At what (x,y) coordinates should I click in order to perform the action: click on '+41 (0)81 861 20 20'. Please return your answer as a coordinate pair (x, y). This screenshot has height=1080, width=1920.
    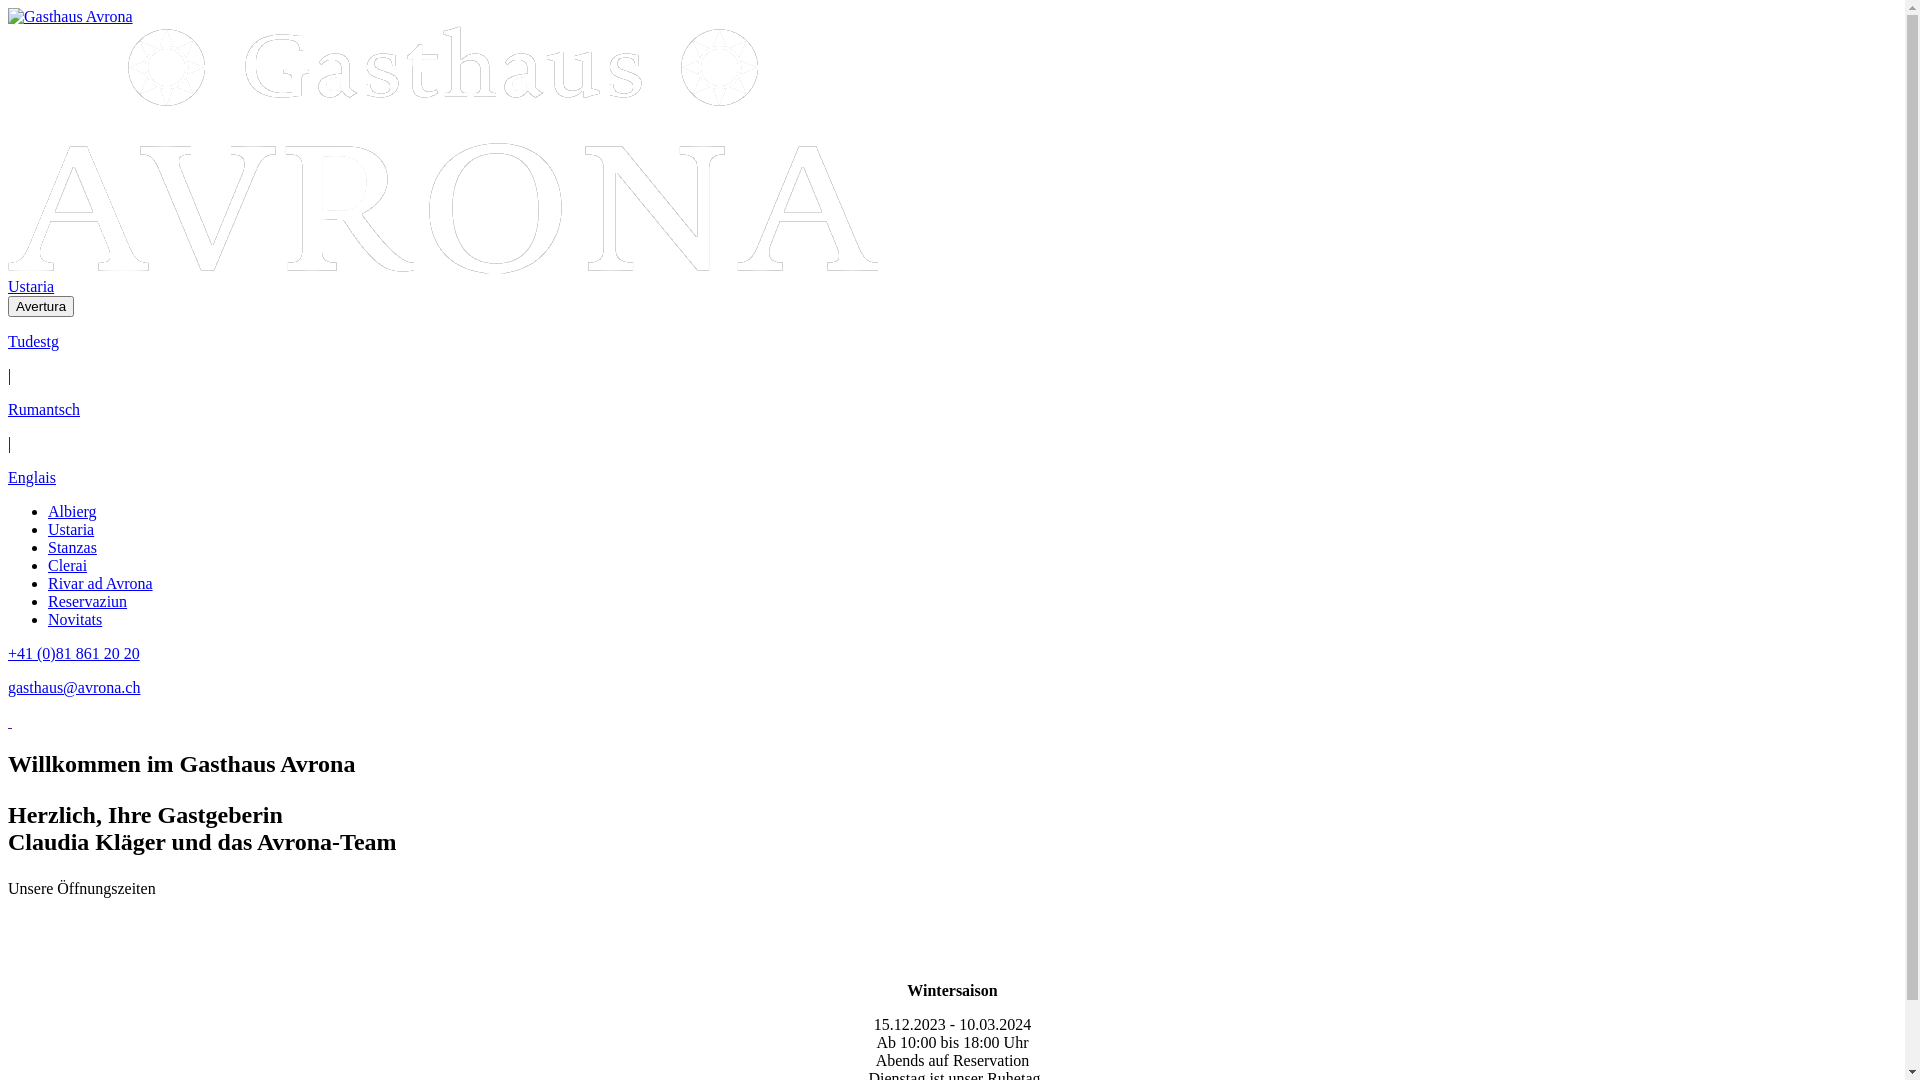
    Looking at the image, I should click on (73, 653).